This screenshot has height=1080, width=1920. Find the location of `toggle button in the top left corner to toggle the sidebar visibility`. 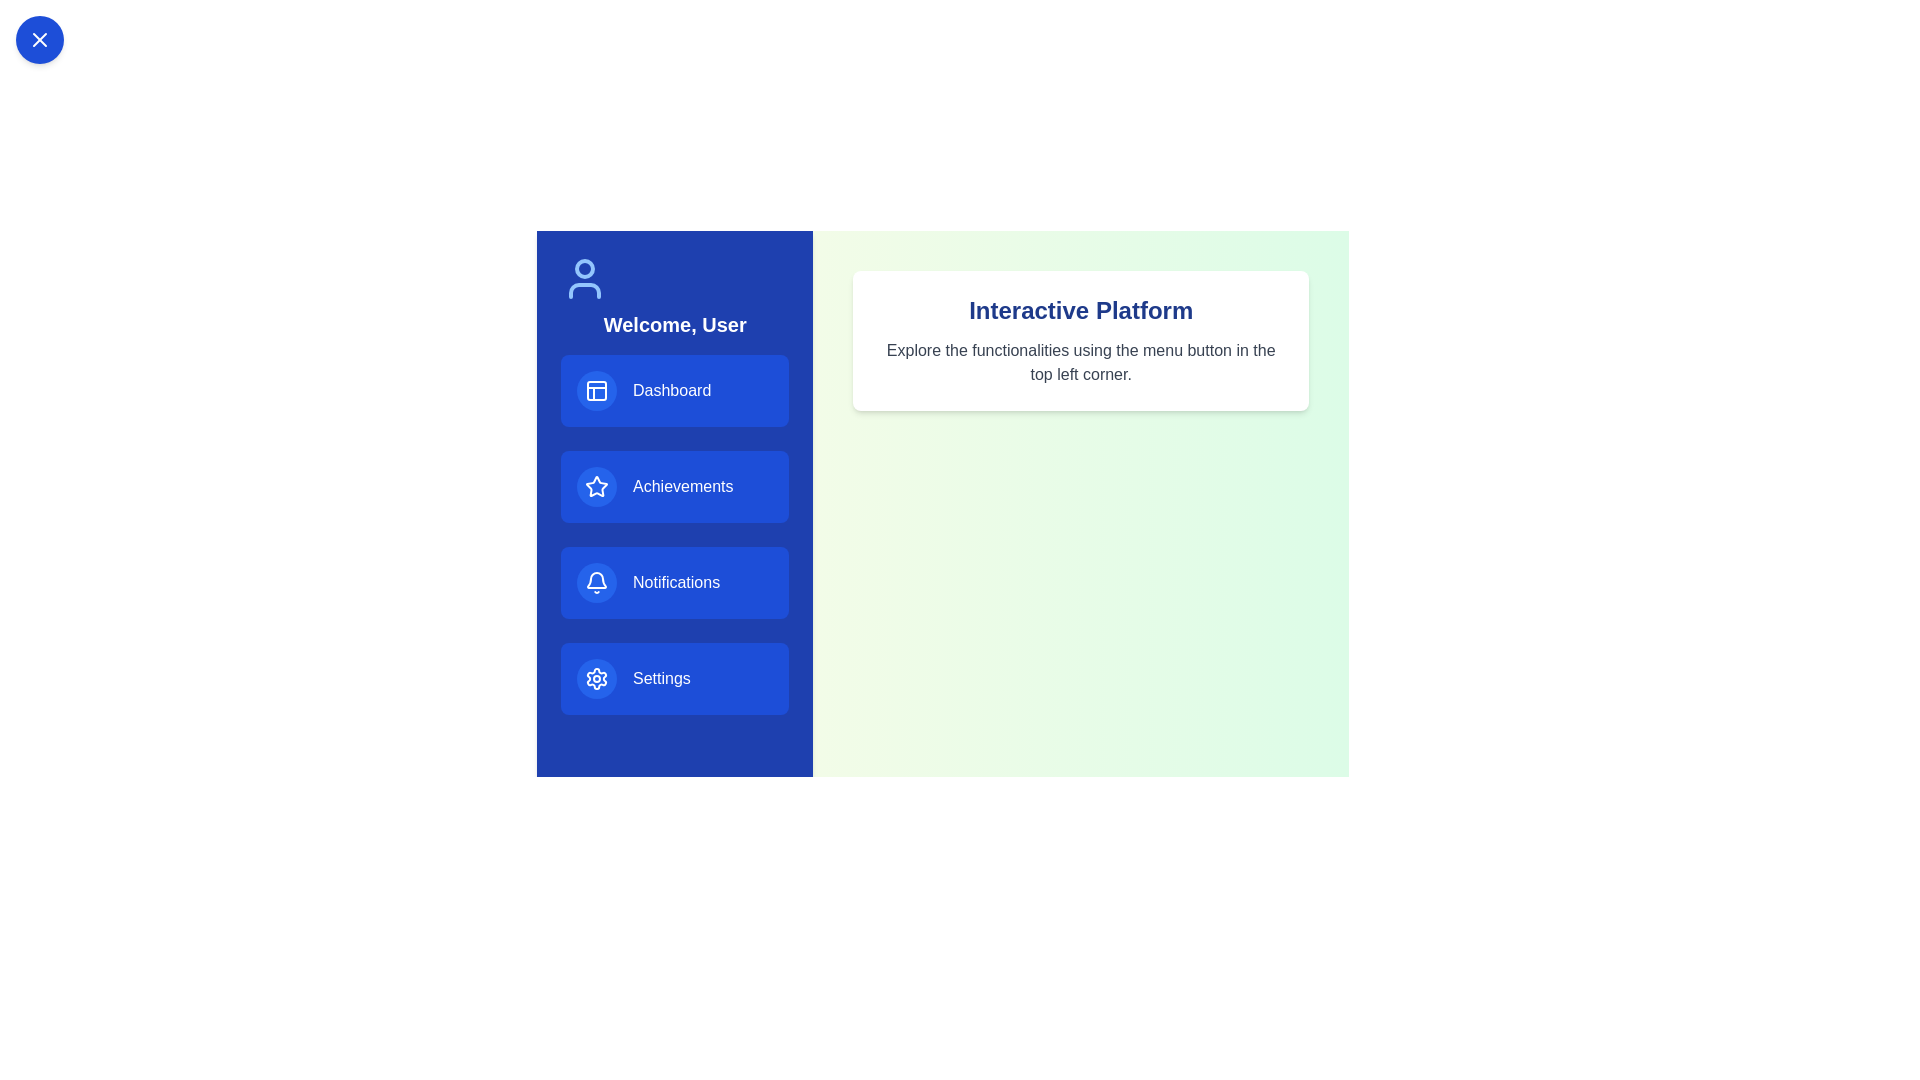

toggle button in the top left corner to toggle the sidebar visibility is located at coordinates (39, 39).